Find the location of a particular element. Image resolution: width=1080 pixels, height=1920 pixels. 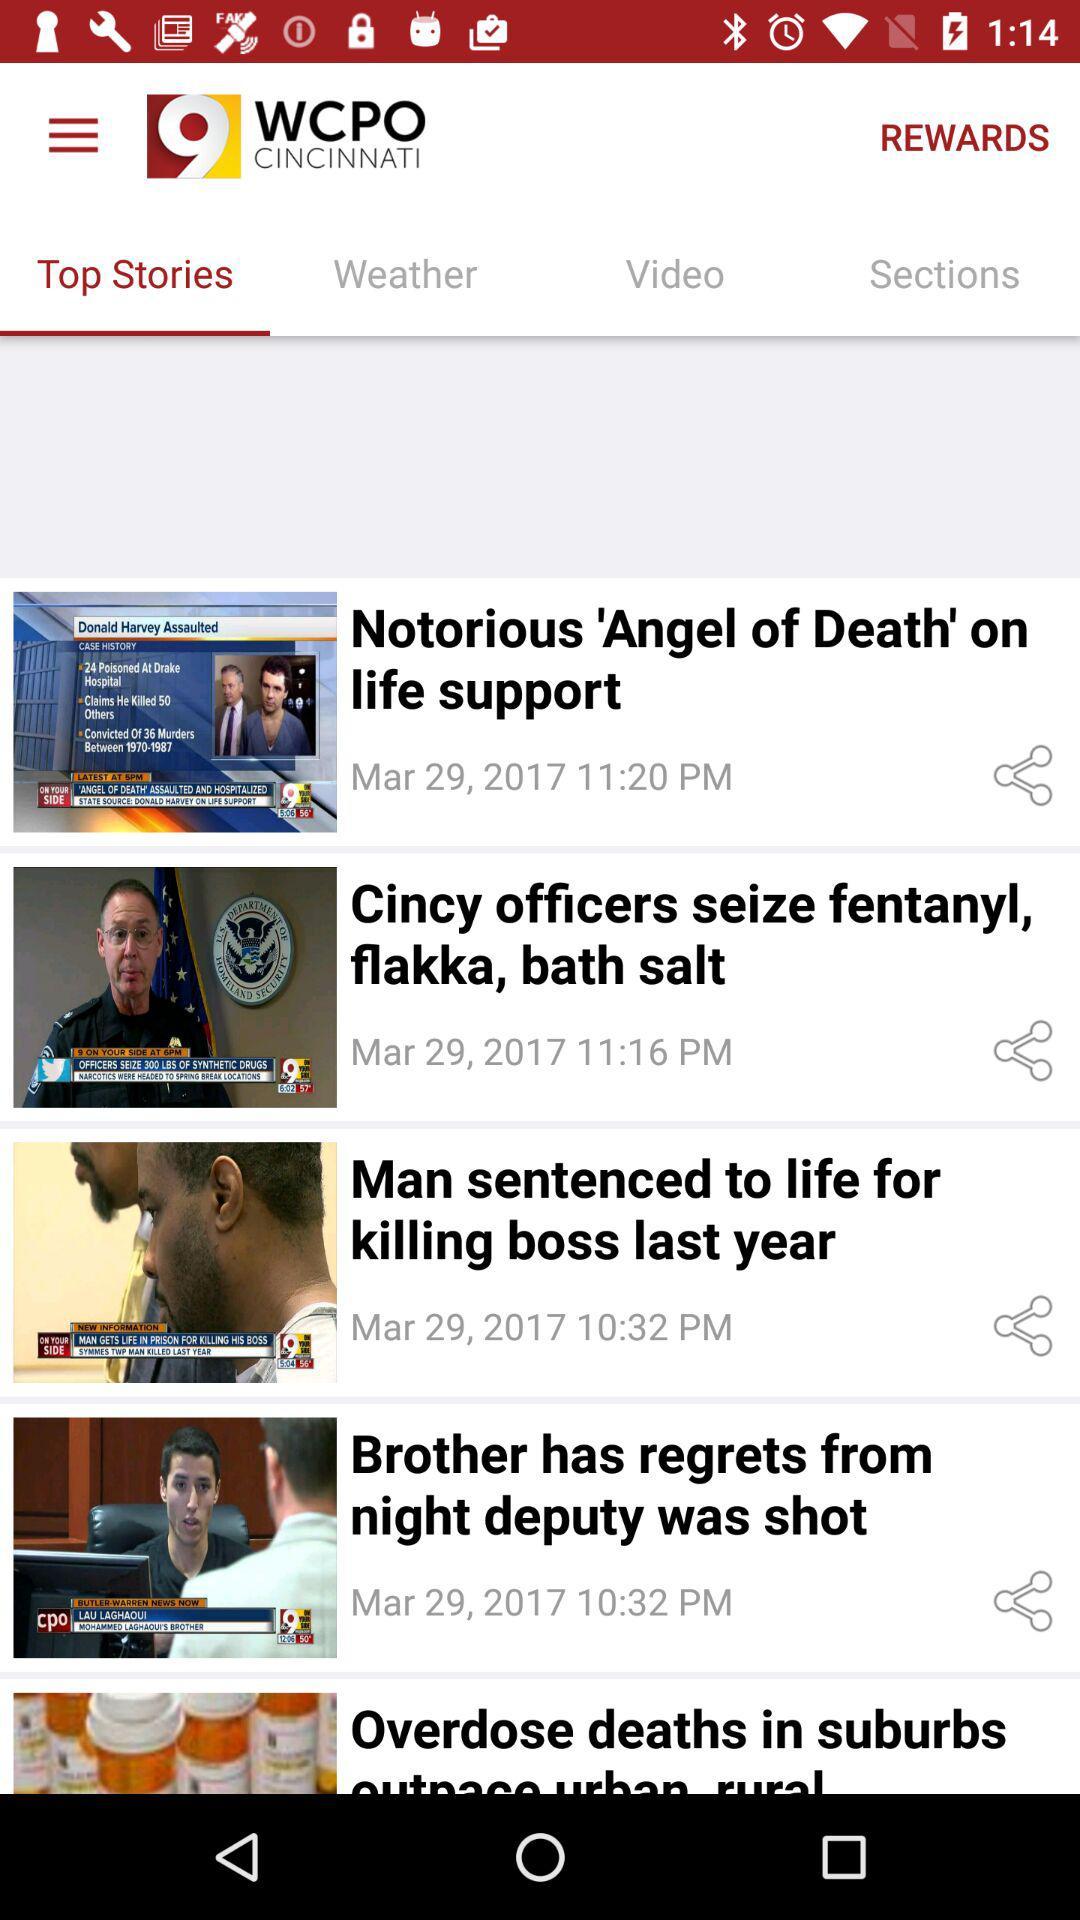

share is located at coordinates (1027, 774).